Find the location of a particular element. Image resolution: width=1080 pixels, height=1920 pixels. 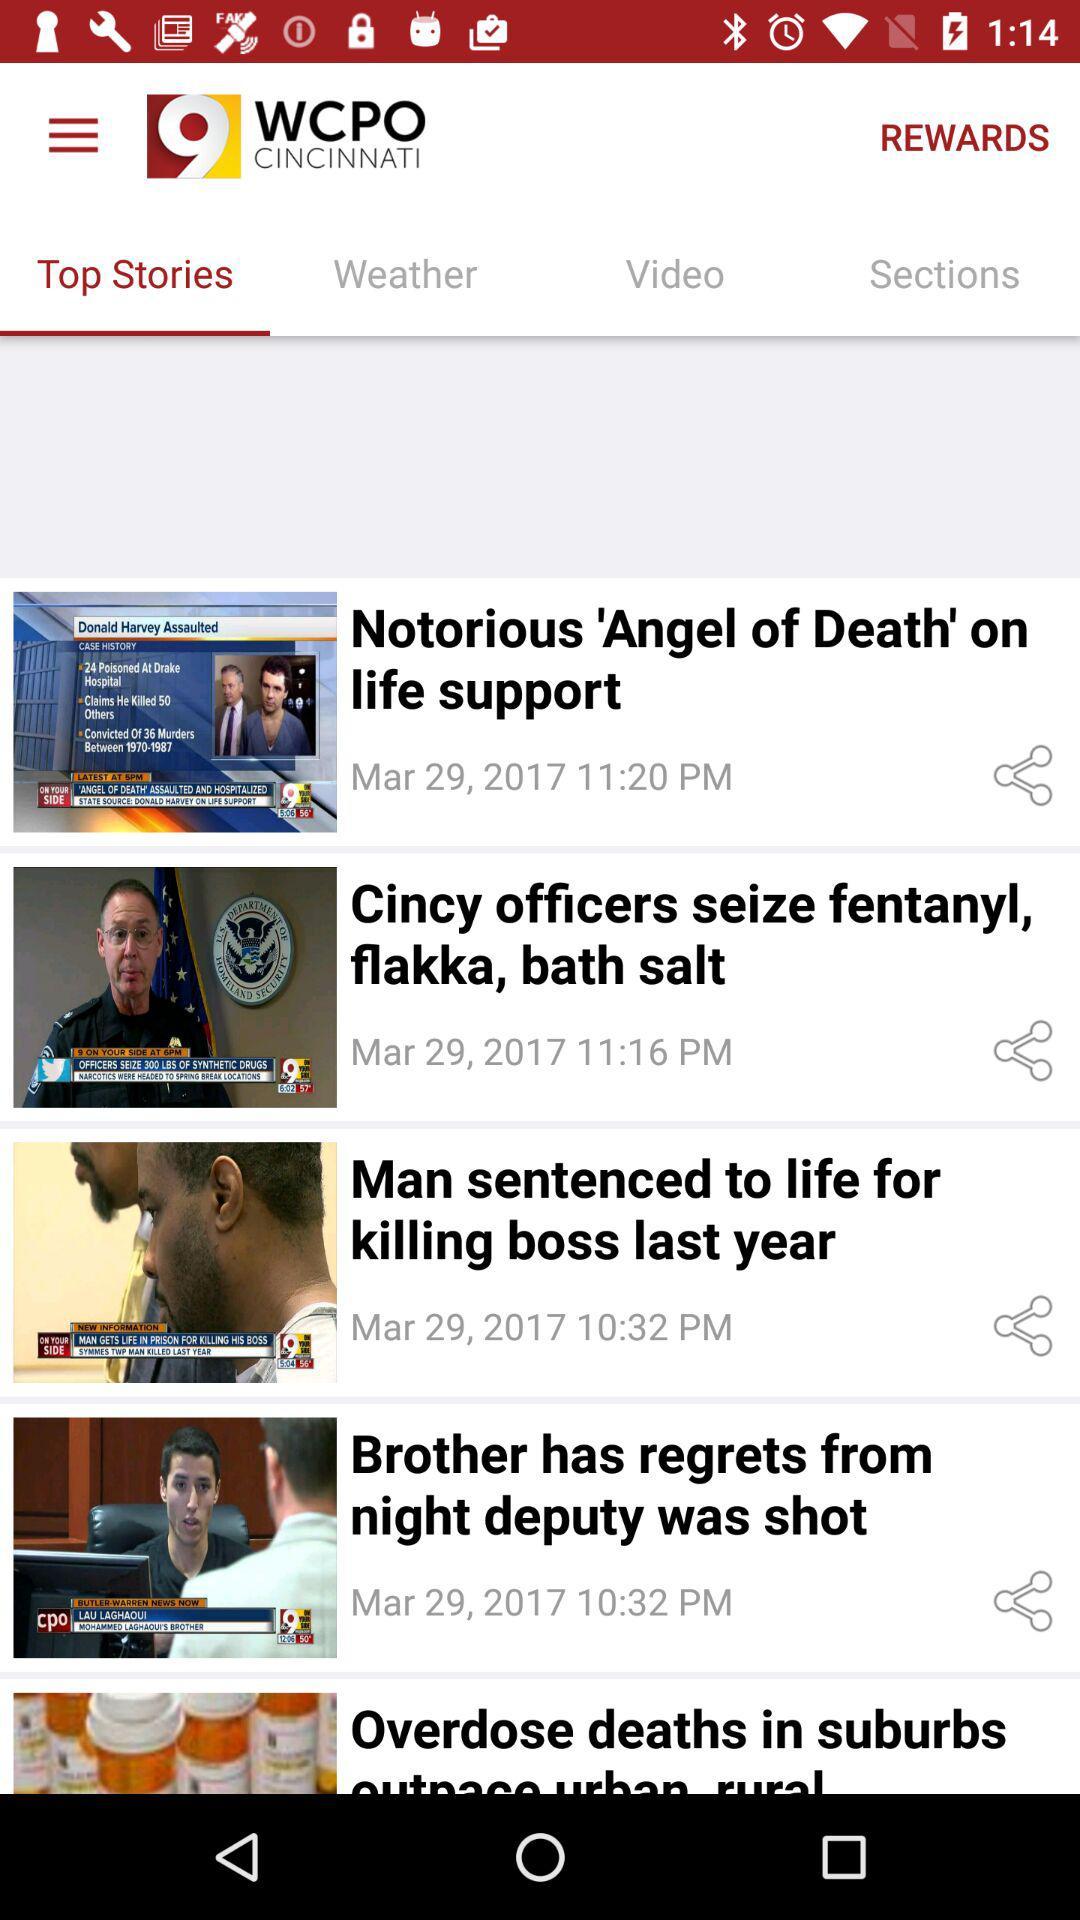

share is located at coordinates (1027, 774).